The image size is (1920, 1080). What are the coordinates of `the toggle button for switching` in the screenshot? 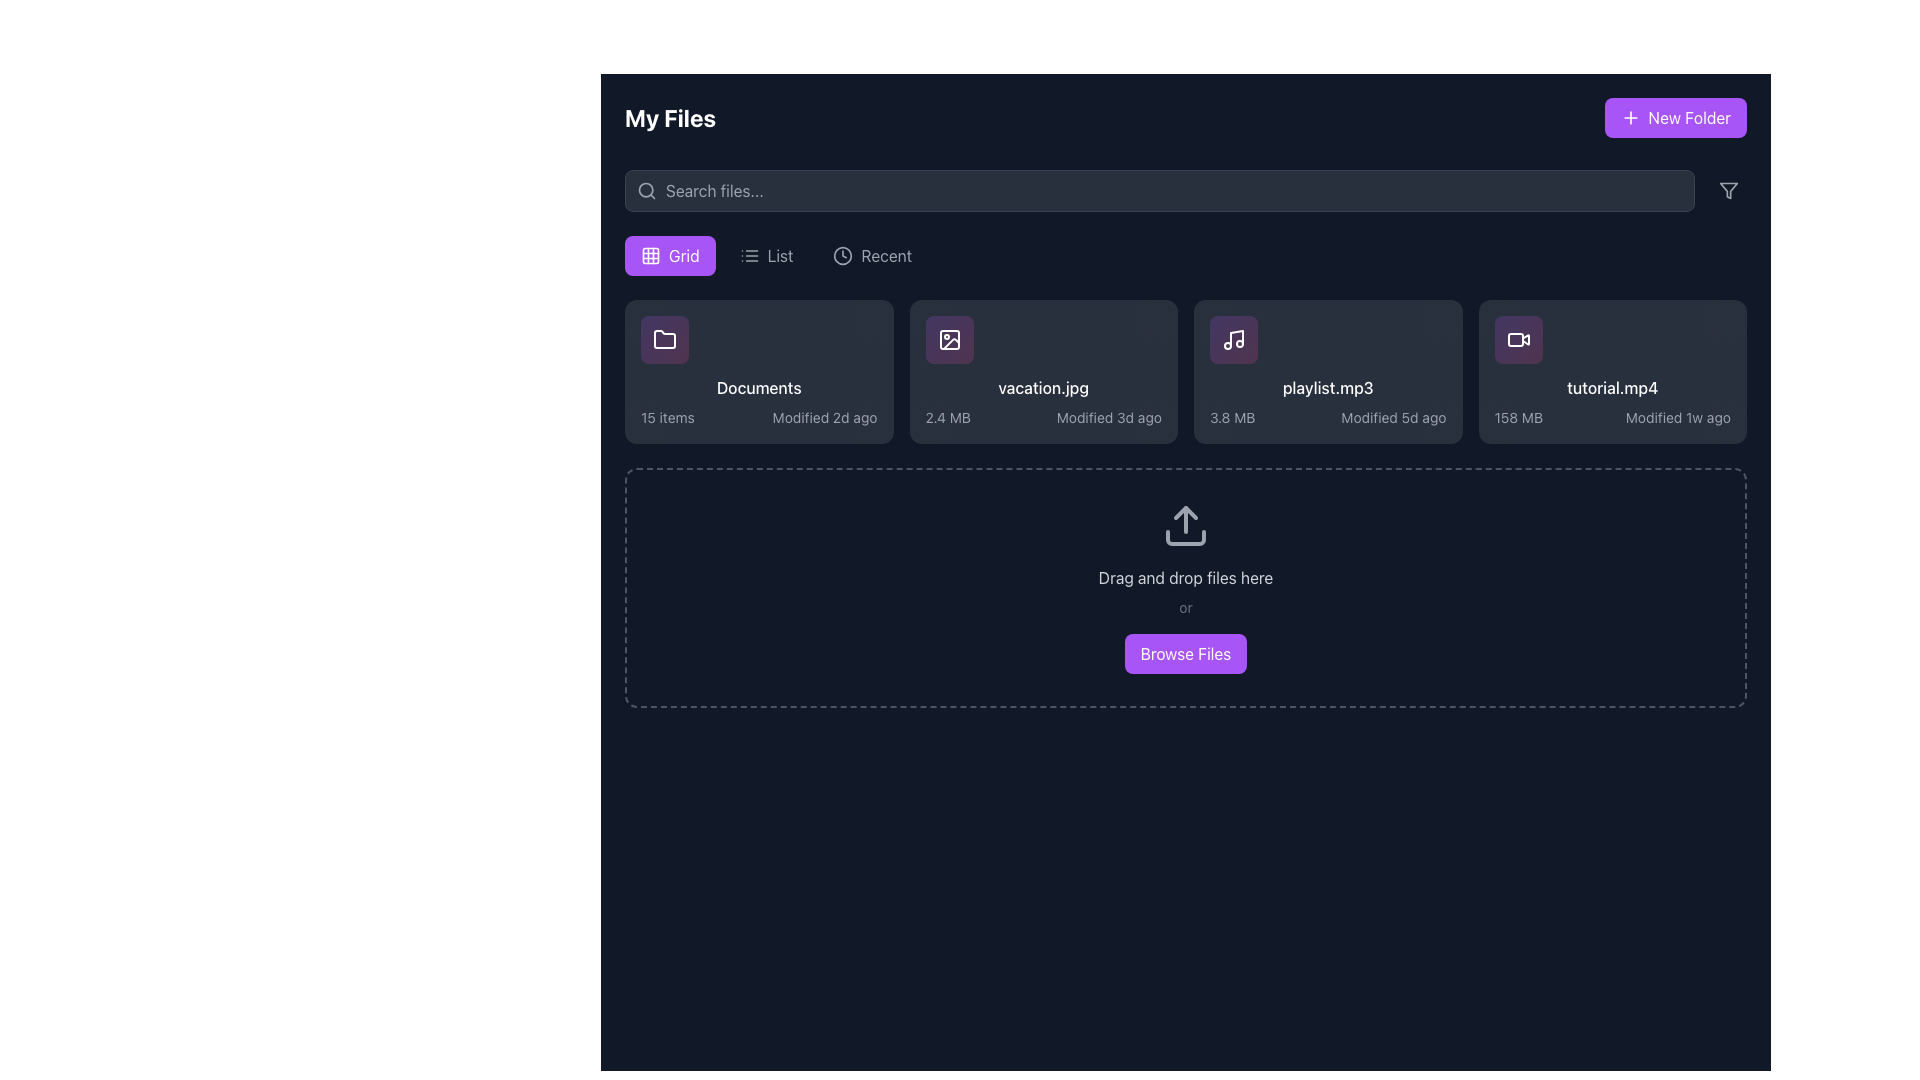 It's located at (765, 254).